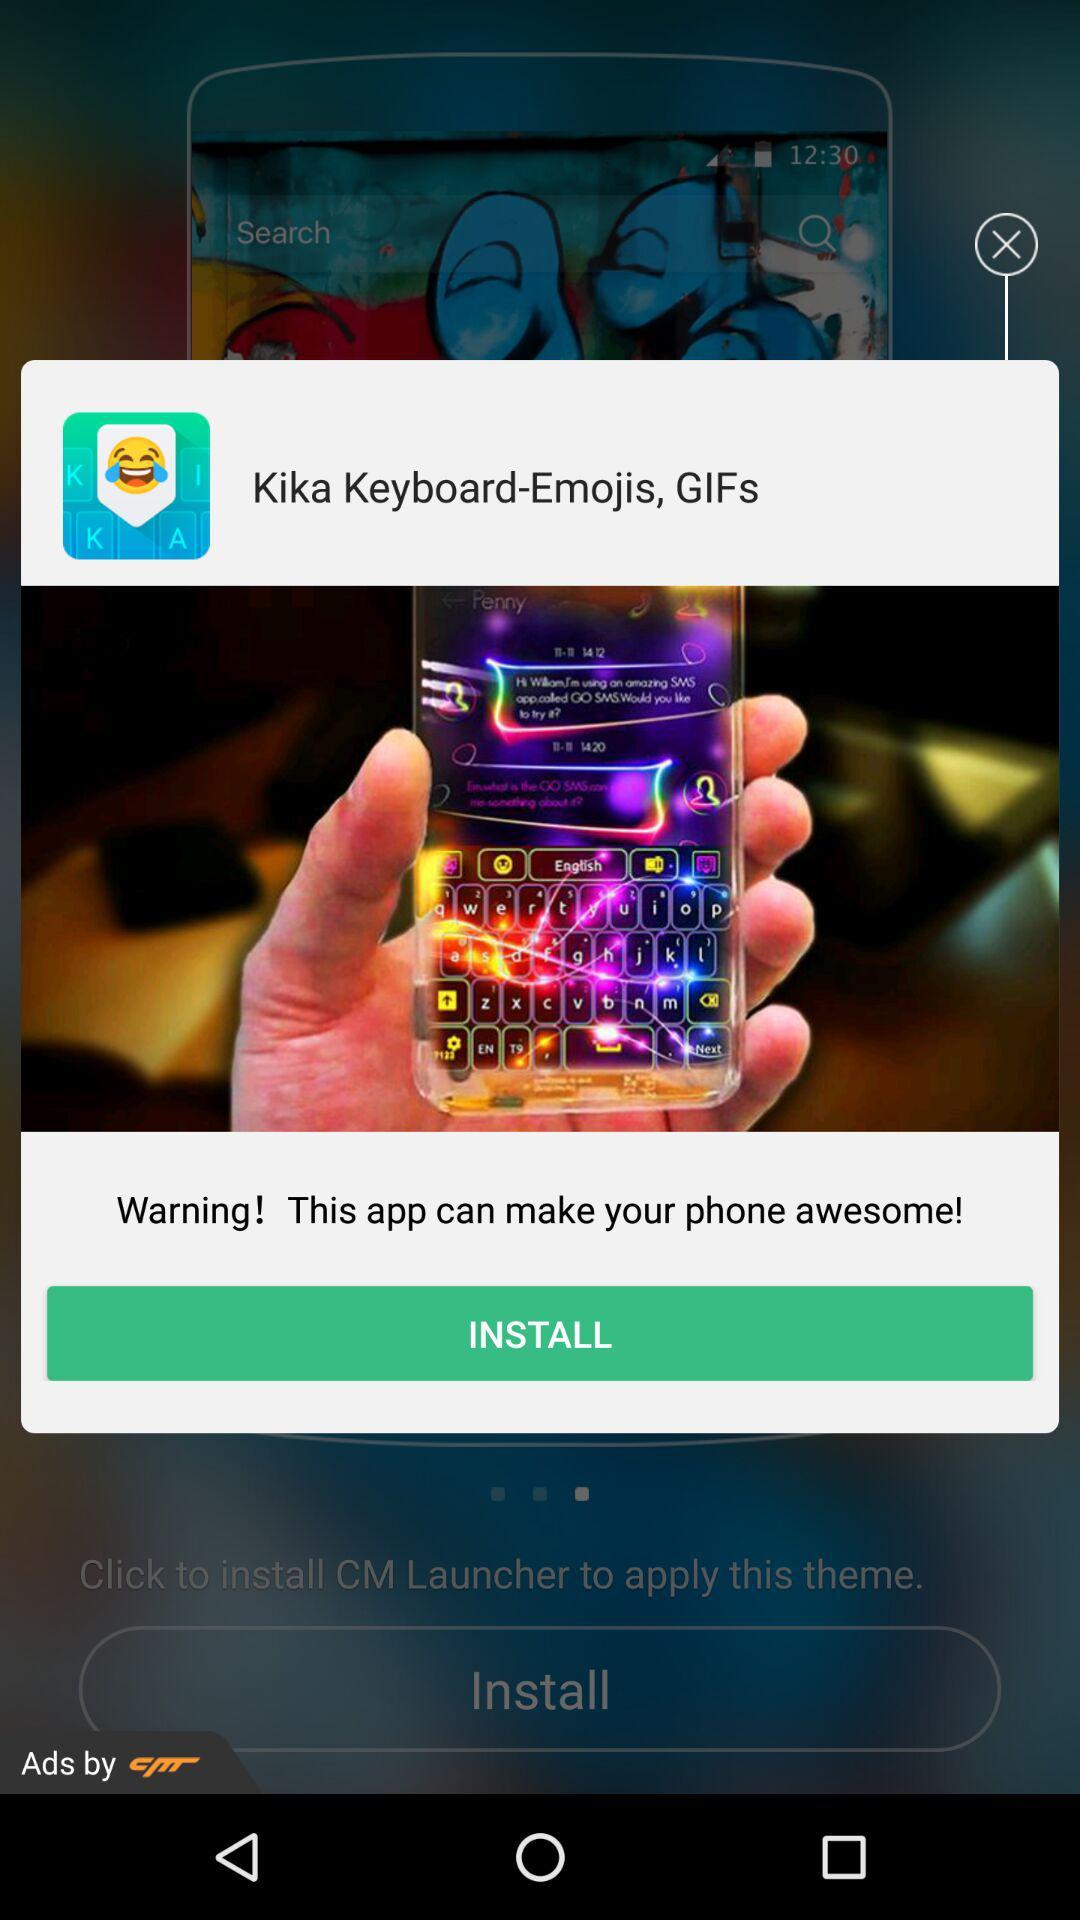  What do you see at coordinates (540, 1333) in the screenshot?
I see `the icon above the ads by  icon` at bounding box center [540, 1333].